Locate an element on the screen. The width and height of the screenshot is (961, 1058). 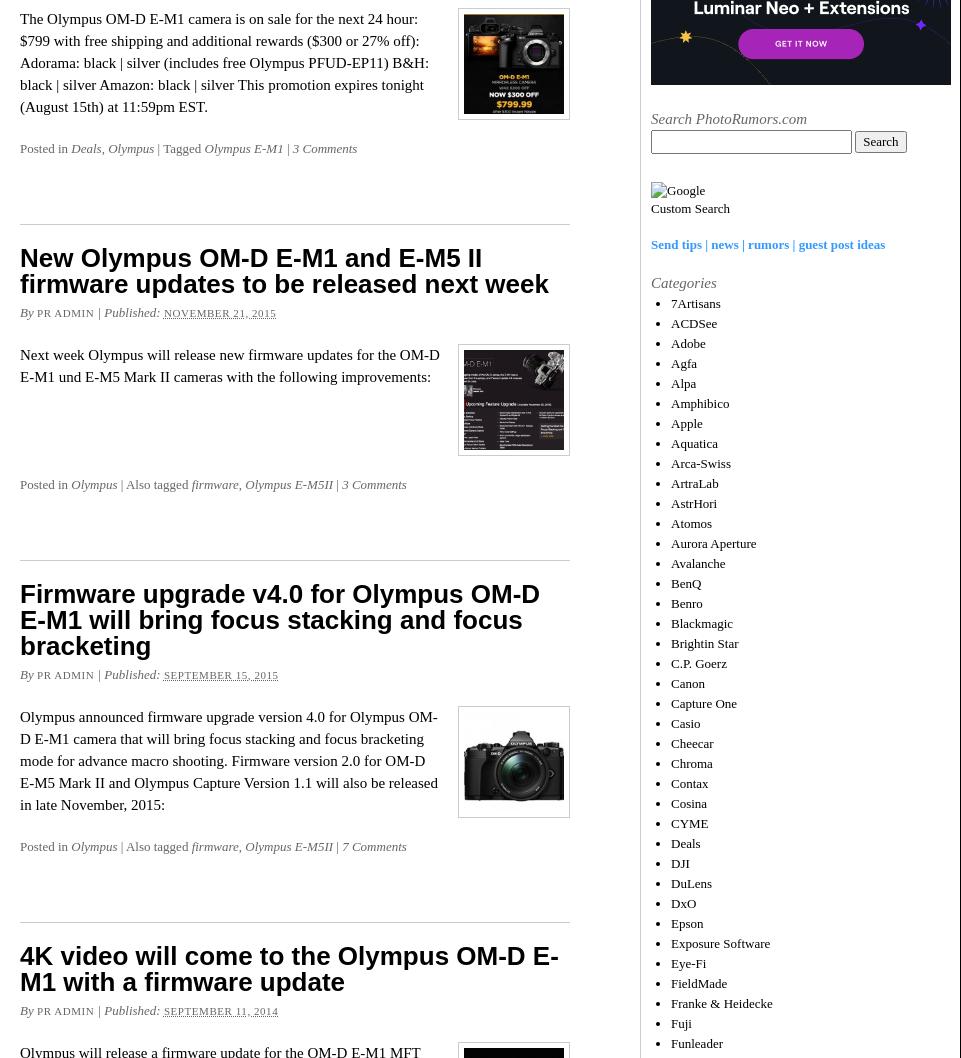
'Olympus announced firmware upgrade version 4.0 for Olympus OM-D E-M1 camera that will bring focus stacking and focus bracketing mode for advance macro shooting. Firmware version 2.0 for OM-D E-M5 Mark II and Olympus Capture Version 1.1 will also be released in late November, 2015:' is located at coordinates (227, 761).